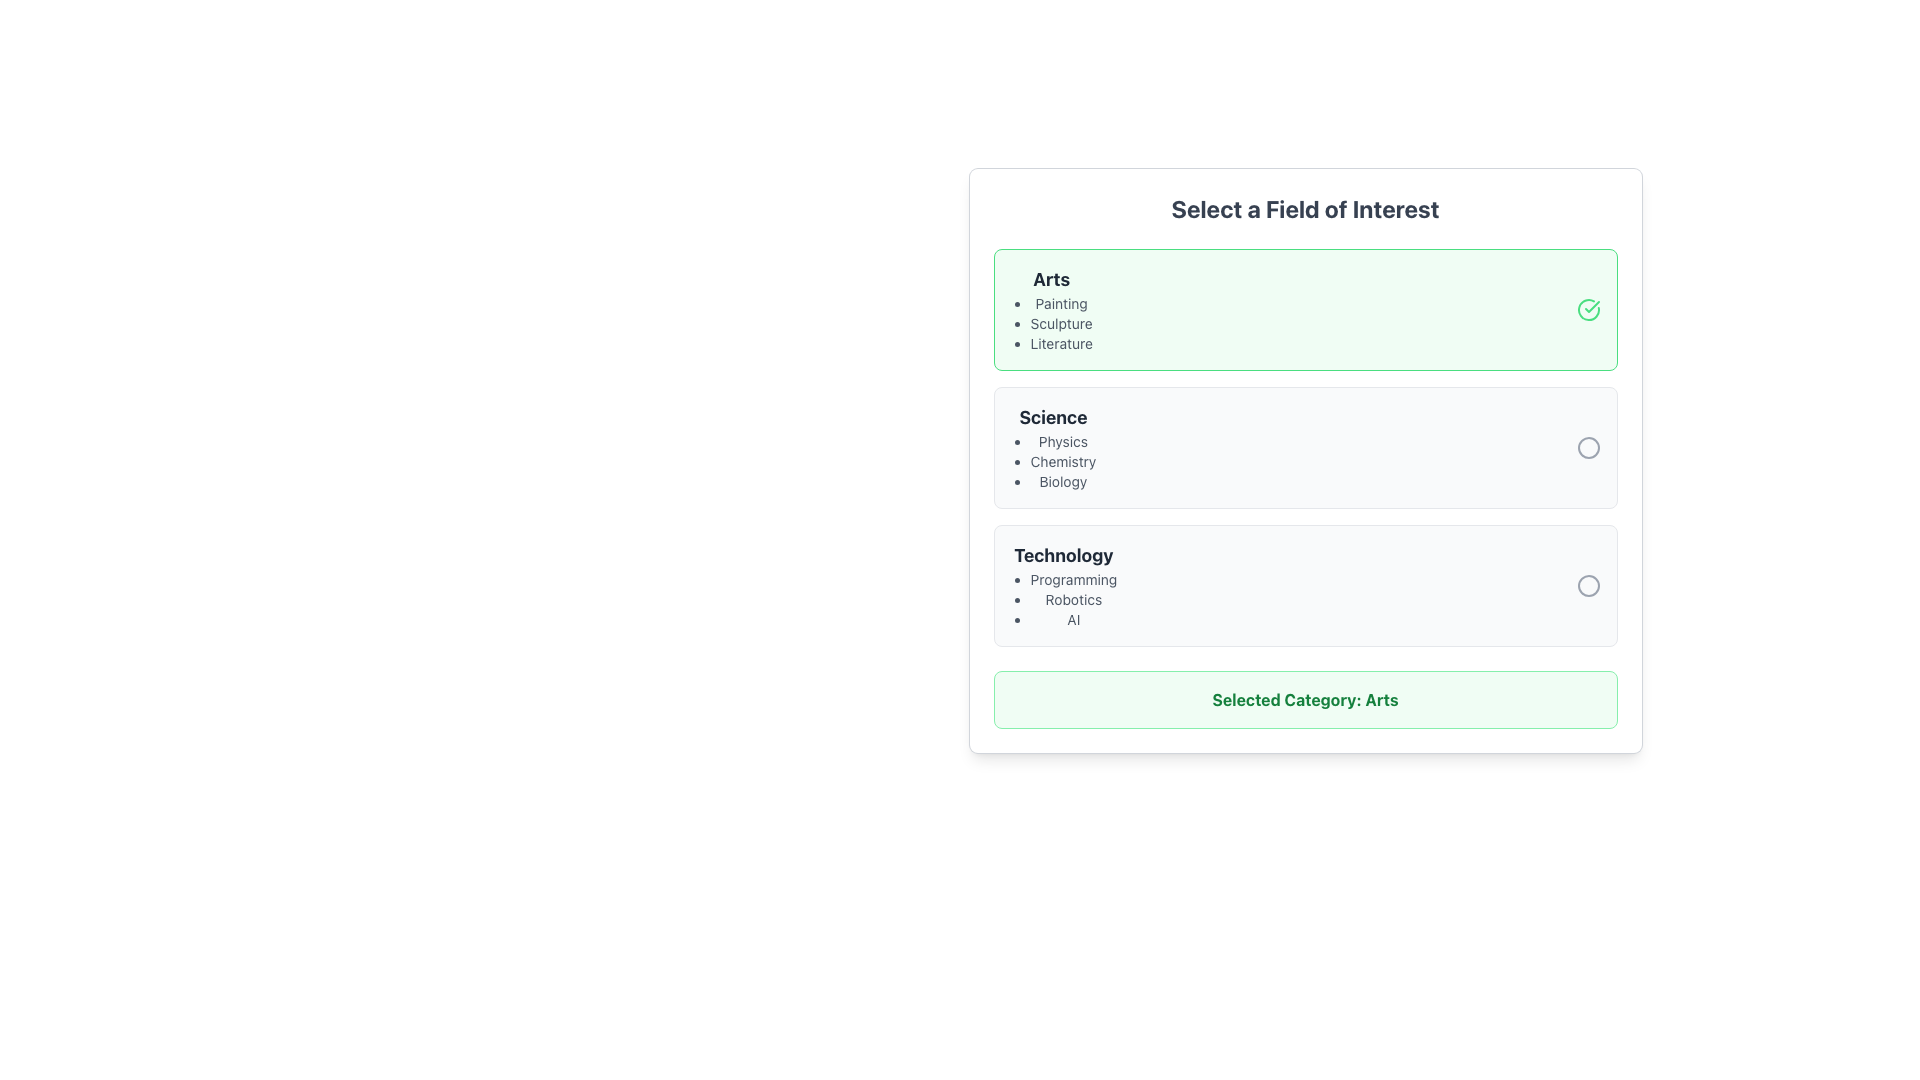  What do you see at coordinates (1587, 446) in the screenshot?
I see `the circular SVG radio button styled as a selectable indicator in the Science category section of the outlined card interface` at bounding box center [1587, 446].